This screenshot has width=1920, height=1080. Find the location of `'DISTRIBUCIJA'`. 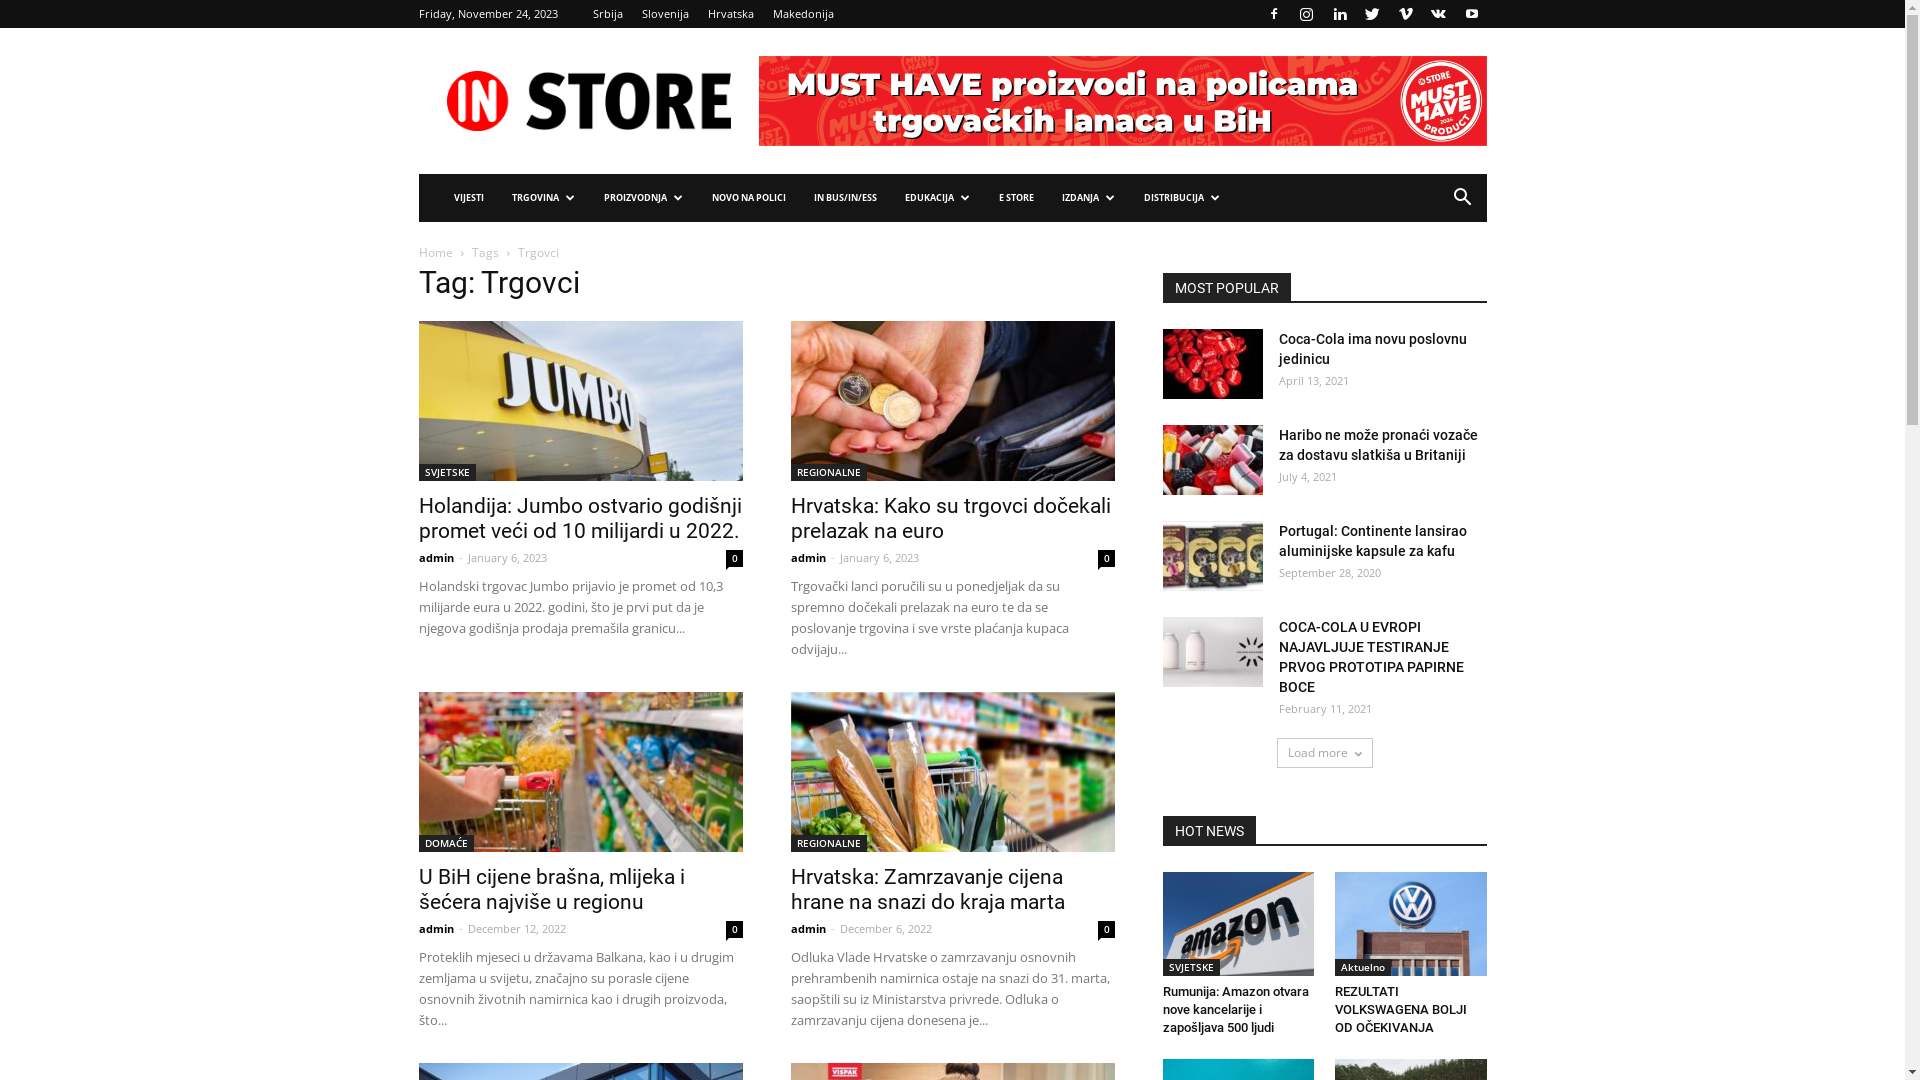

'DISTRIBUCIJA' is located at coordinates (1182, 197).